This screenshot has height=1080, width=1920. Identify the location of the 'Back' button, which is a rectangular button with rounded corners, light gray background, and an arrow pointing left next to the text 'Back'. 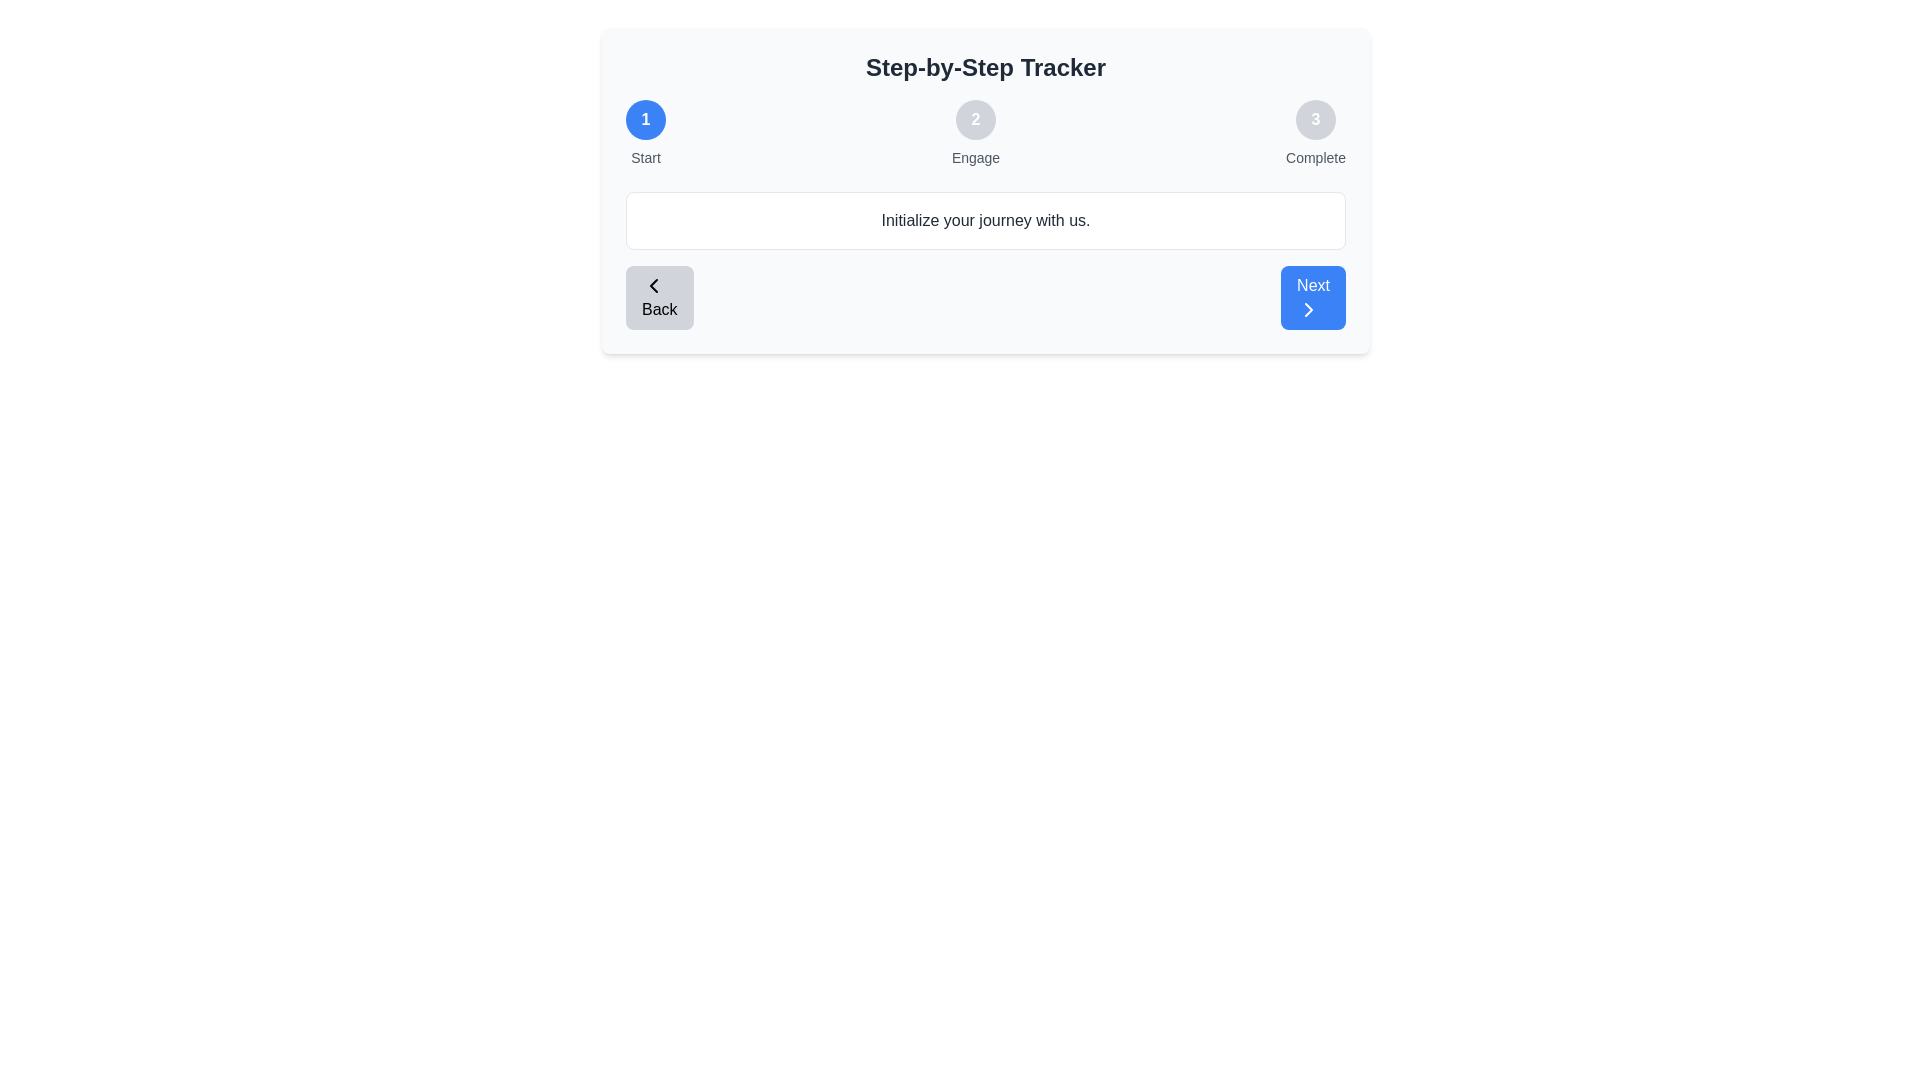
(659, 297).